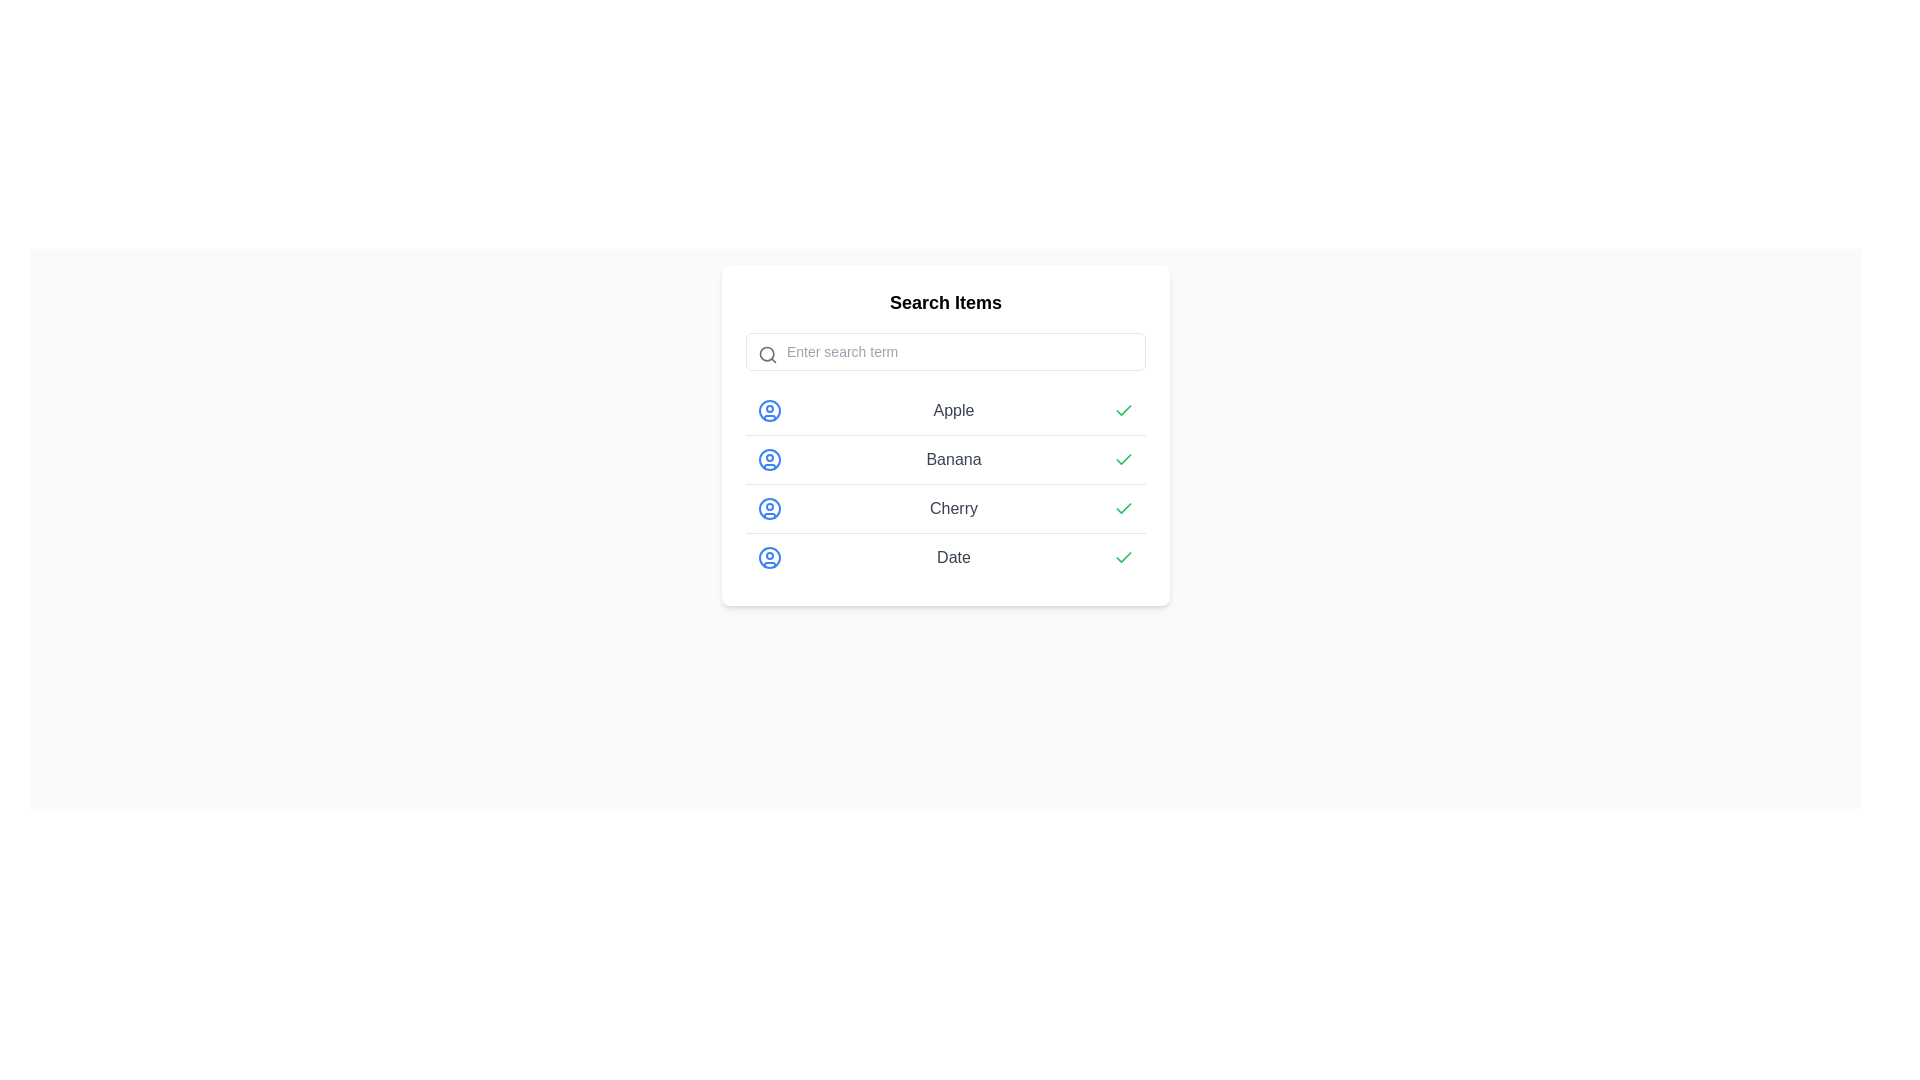 The height and width of the screenshot is (1080, 1920). What do you see at coordinates (944, 434) in the screenshot?
I see `the selectable list item for 'Banana'` at bounding box center [944, 434].